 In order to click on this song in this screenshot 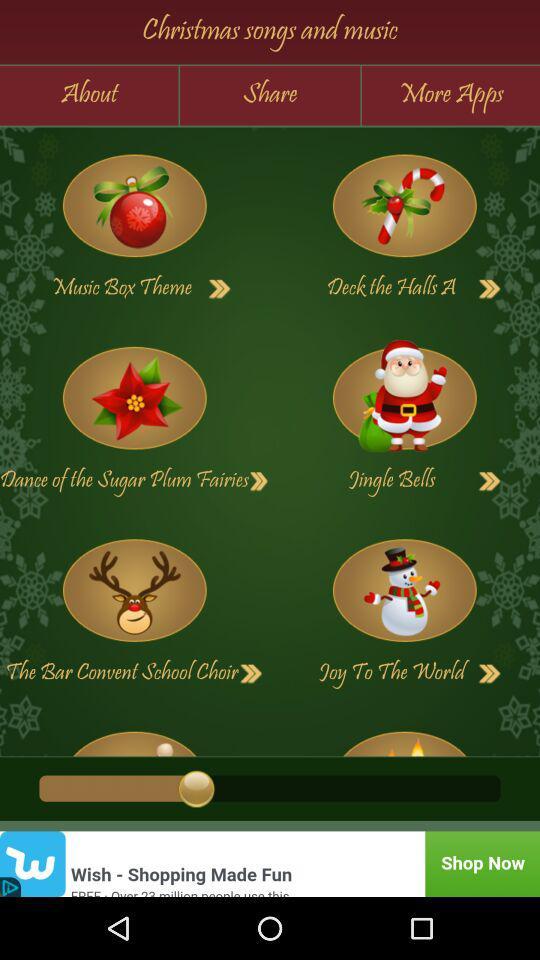, I will do `click(404, 590)`.